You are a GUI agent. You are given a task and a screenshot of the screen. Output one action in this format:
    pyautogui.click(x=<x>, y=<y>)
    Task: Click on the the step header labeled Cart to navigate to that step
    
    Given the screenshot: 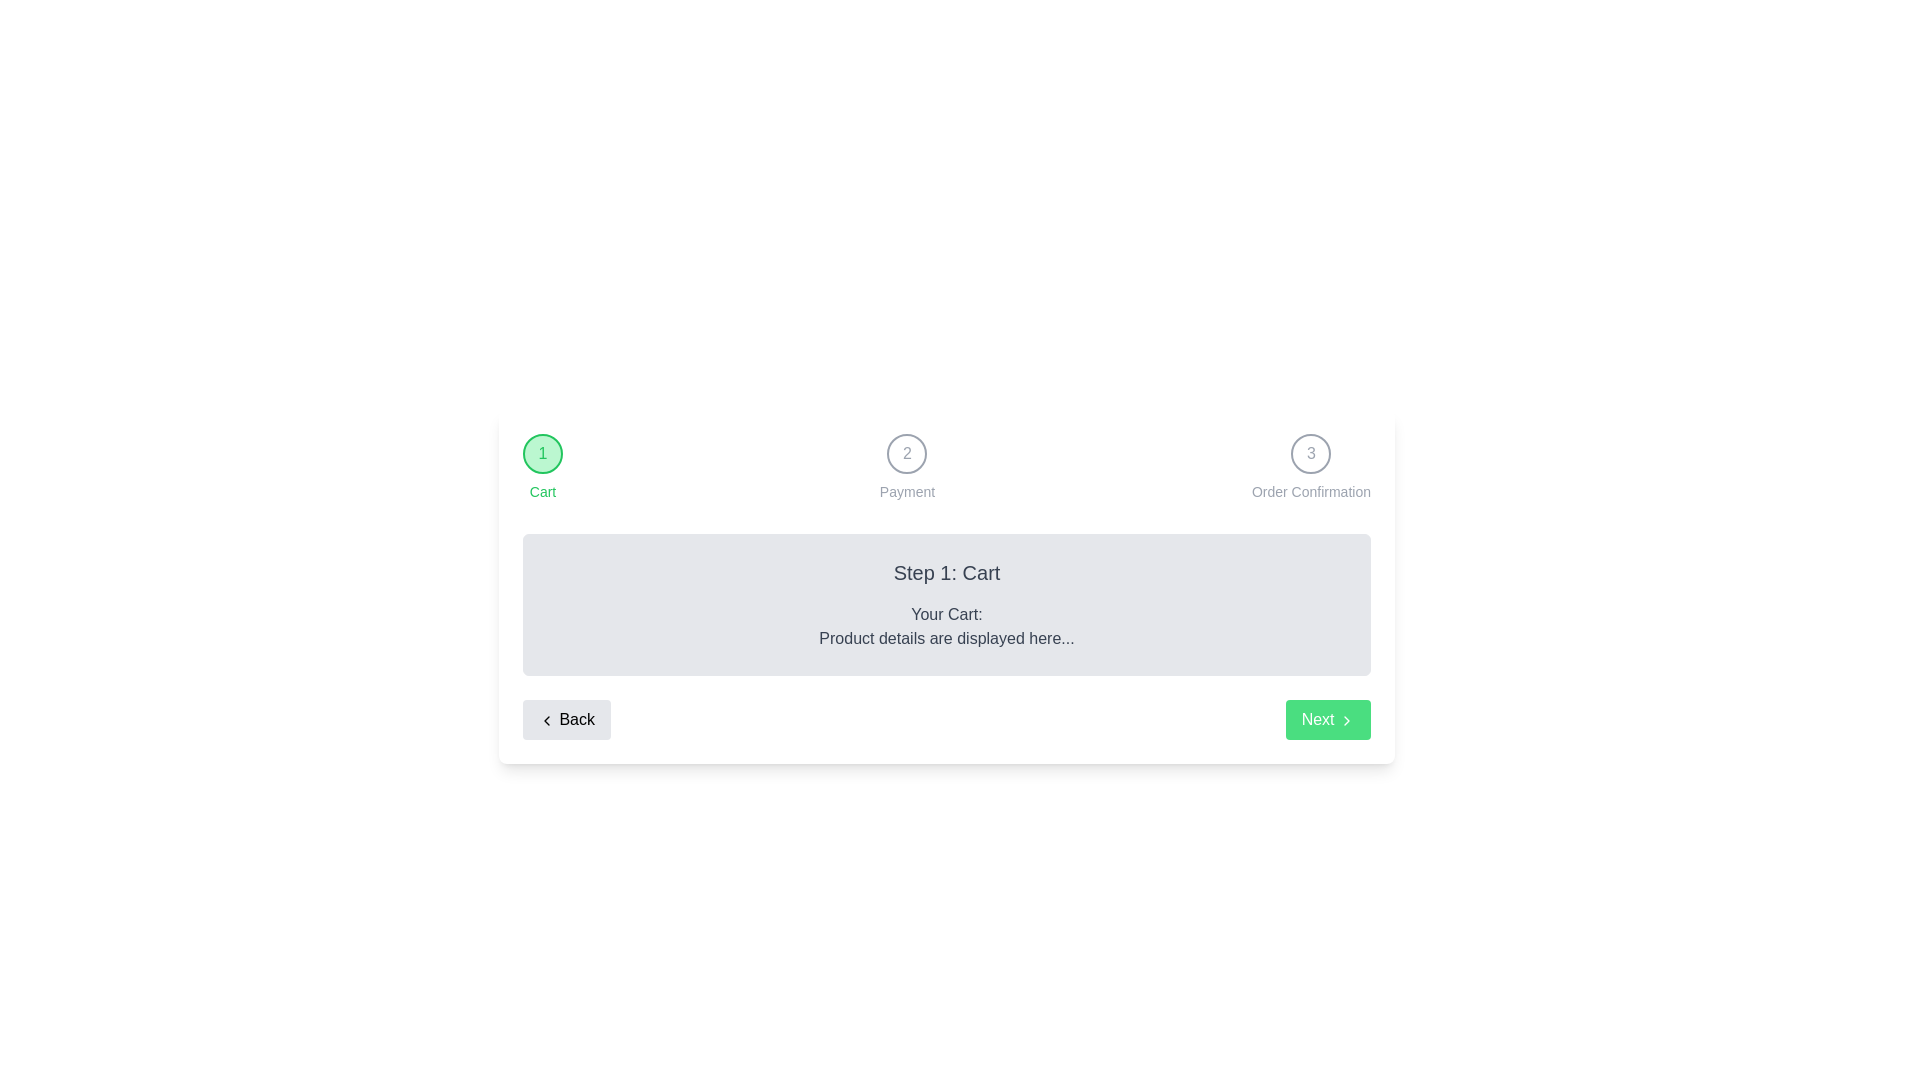 What is the action you would take?
    pyautogui.click(x=542, y=454)
    